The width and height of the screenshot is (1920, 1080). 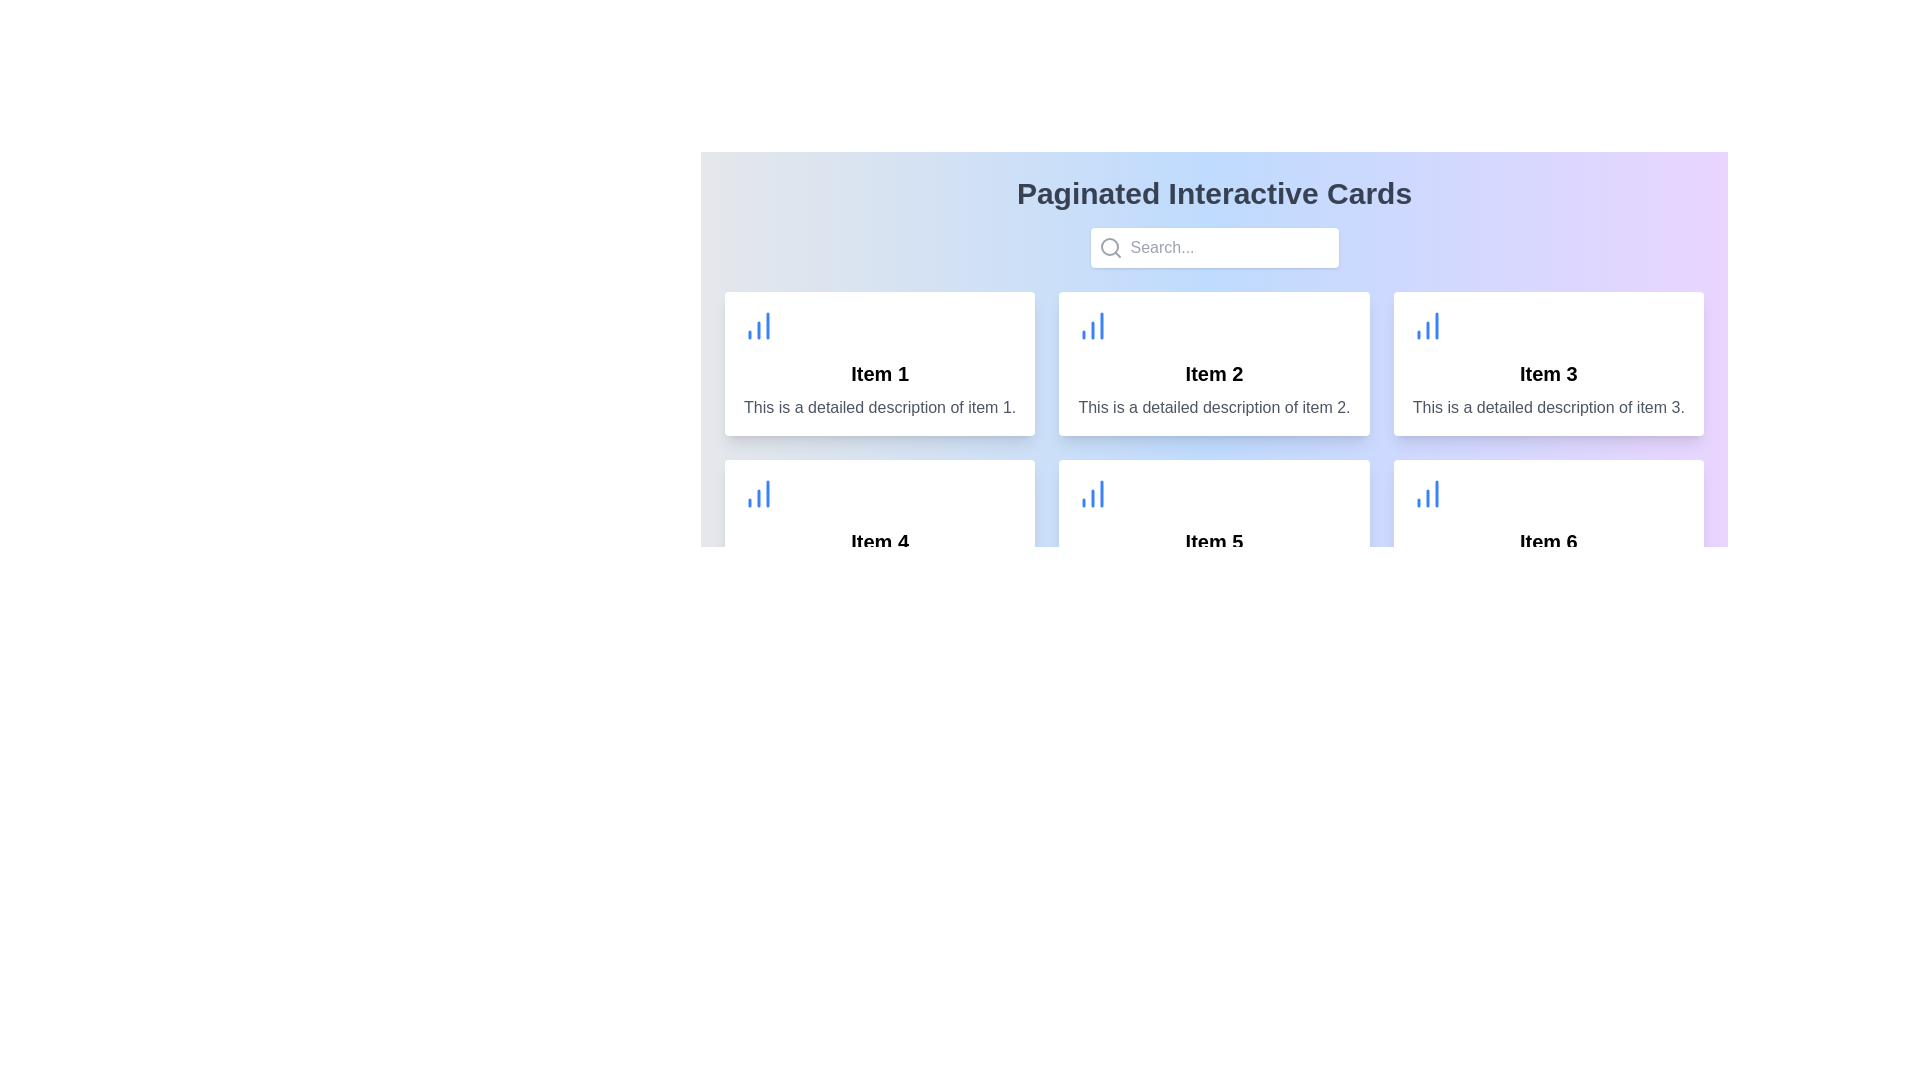 I want to click on the icon representing data visualization within the card labeled 'Item 4', located near the top-left corner above the item title and description, so click(x=757, y=493).